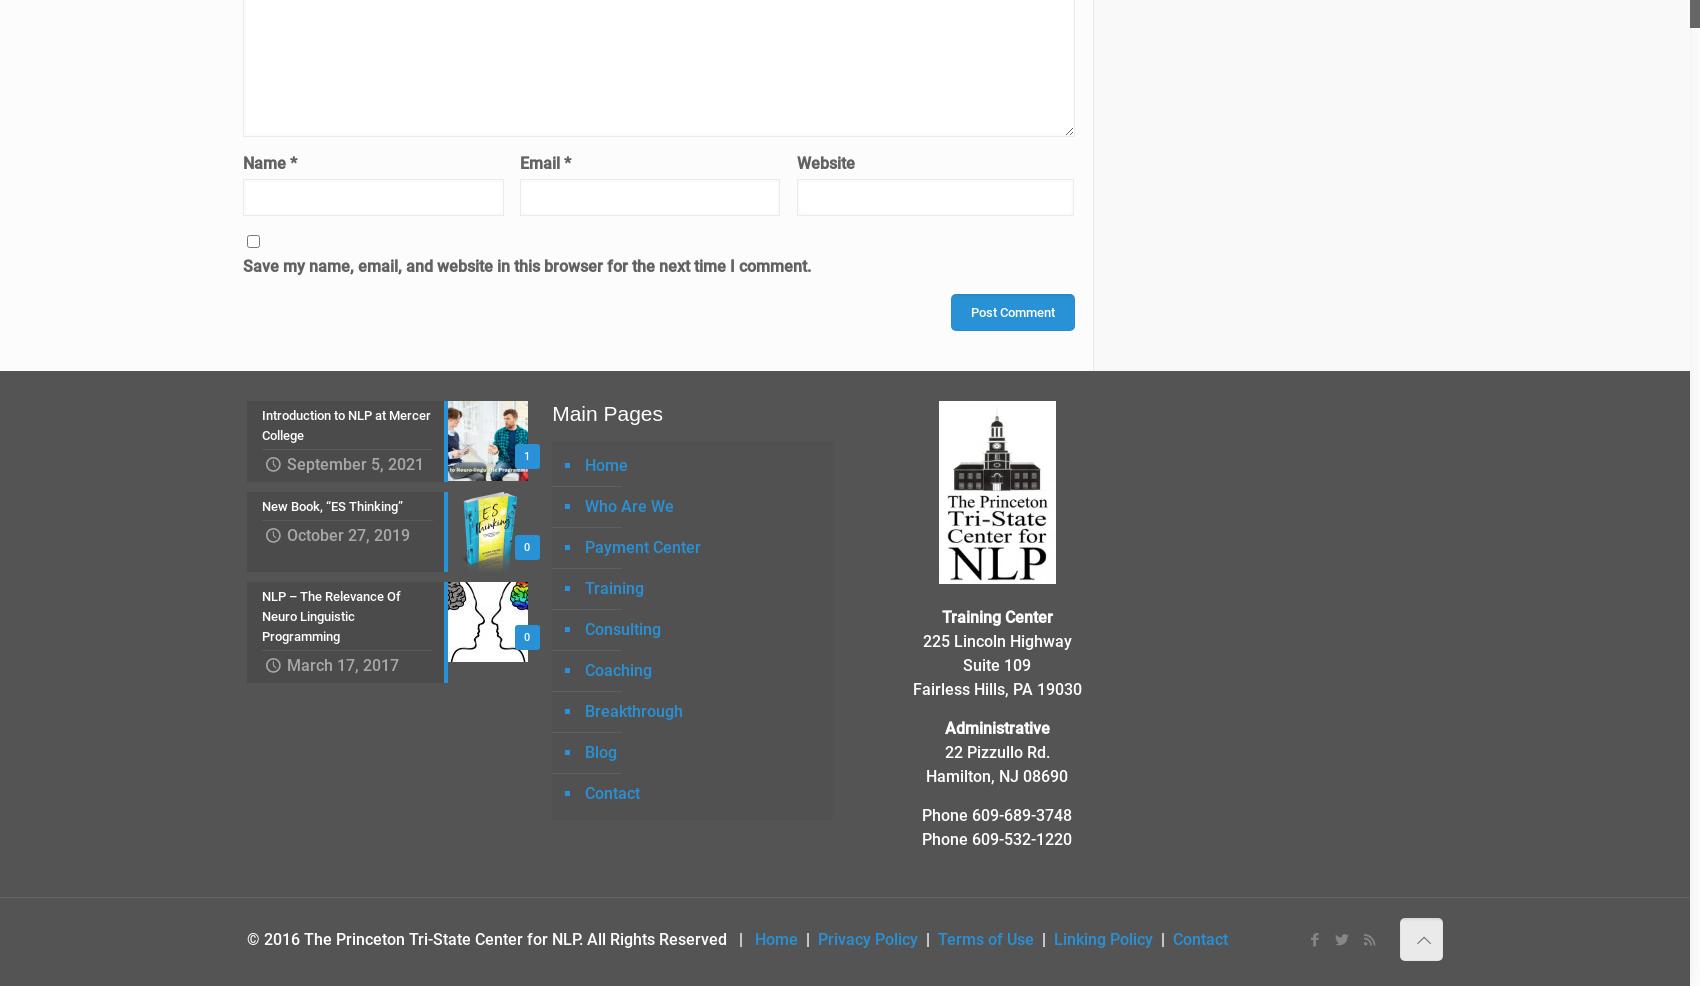  I want to click on 'Training Center', so click(995, 616).